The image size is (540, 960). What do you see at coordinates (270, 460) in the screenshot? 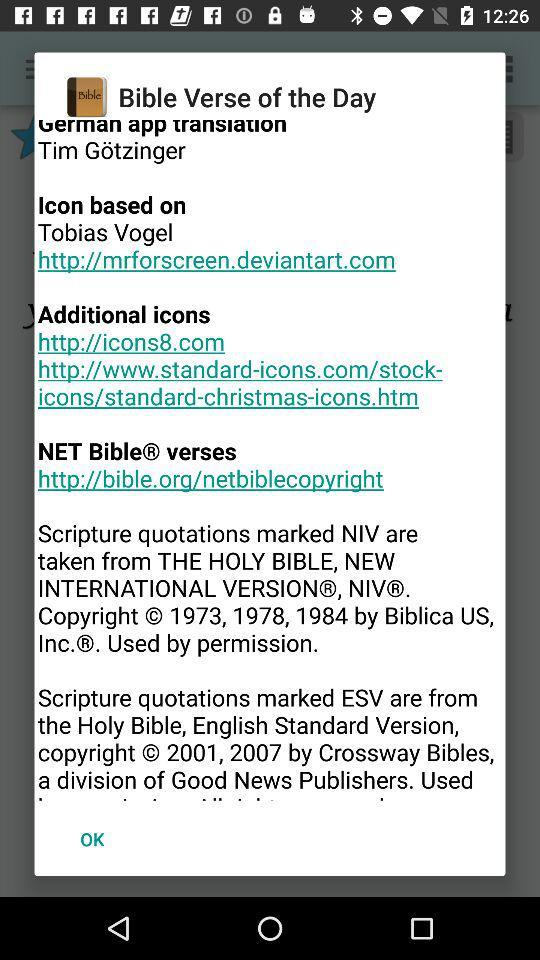
I see `the item above the ok icon` at bounding box center [270, 460].